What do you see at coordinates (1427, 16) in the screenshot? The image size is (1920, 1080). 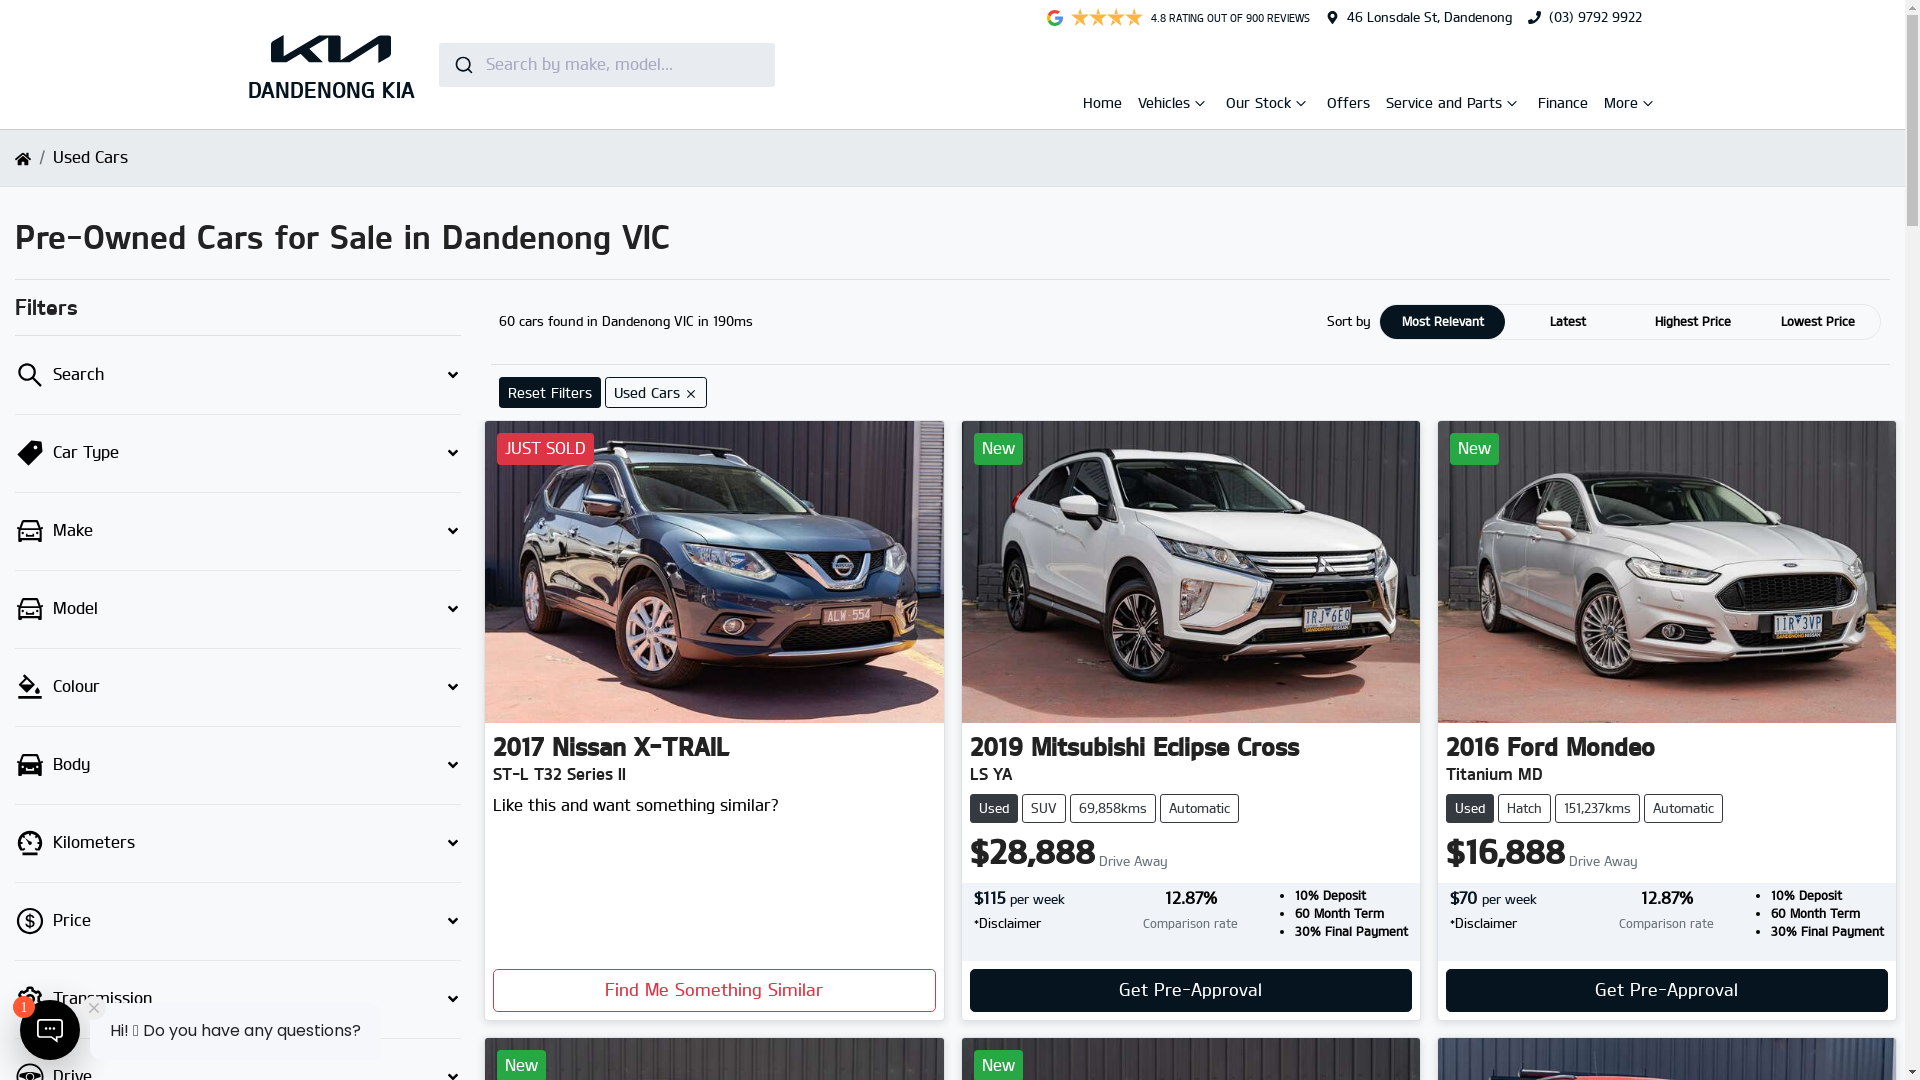 I see `'46 Lonsdale St, Dandenong'` at bounding box center [1427, 16].